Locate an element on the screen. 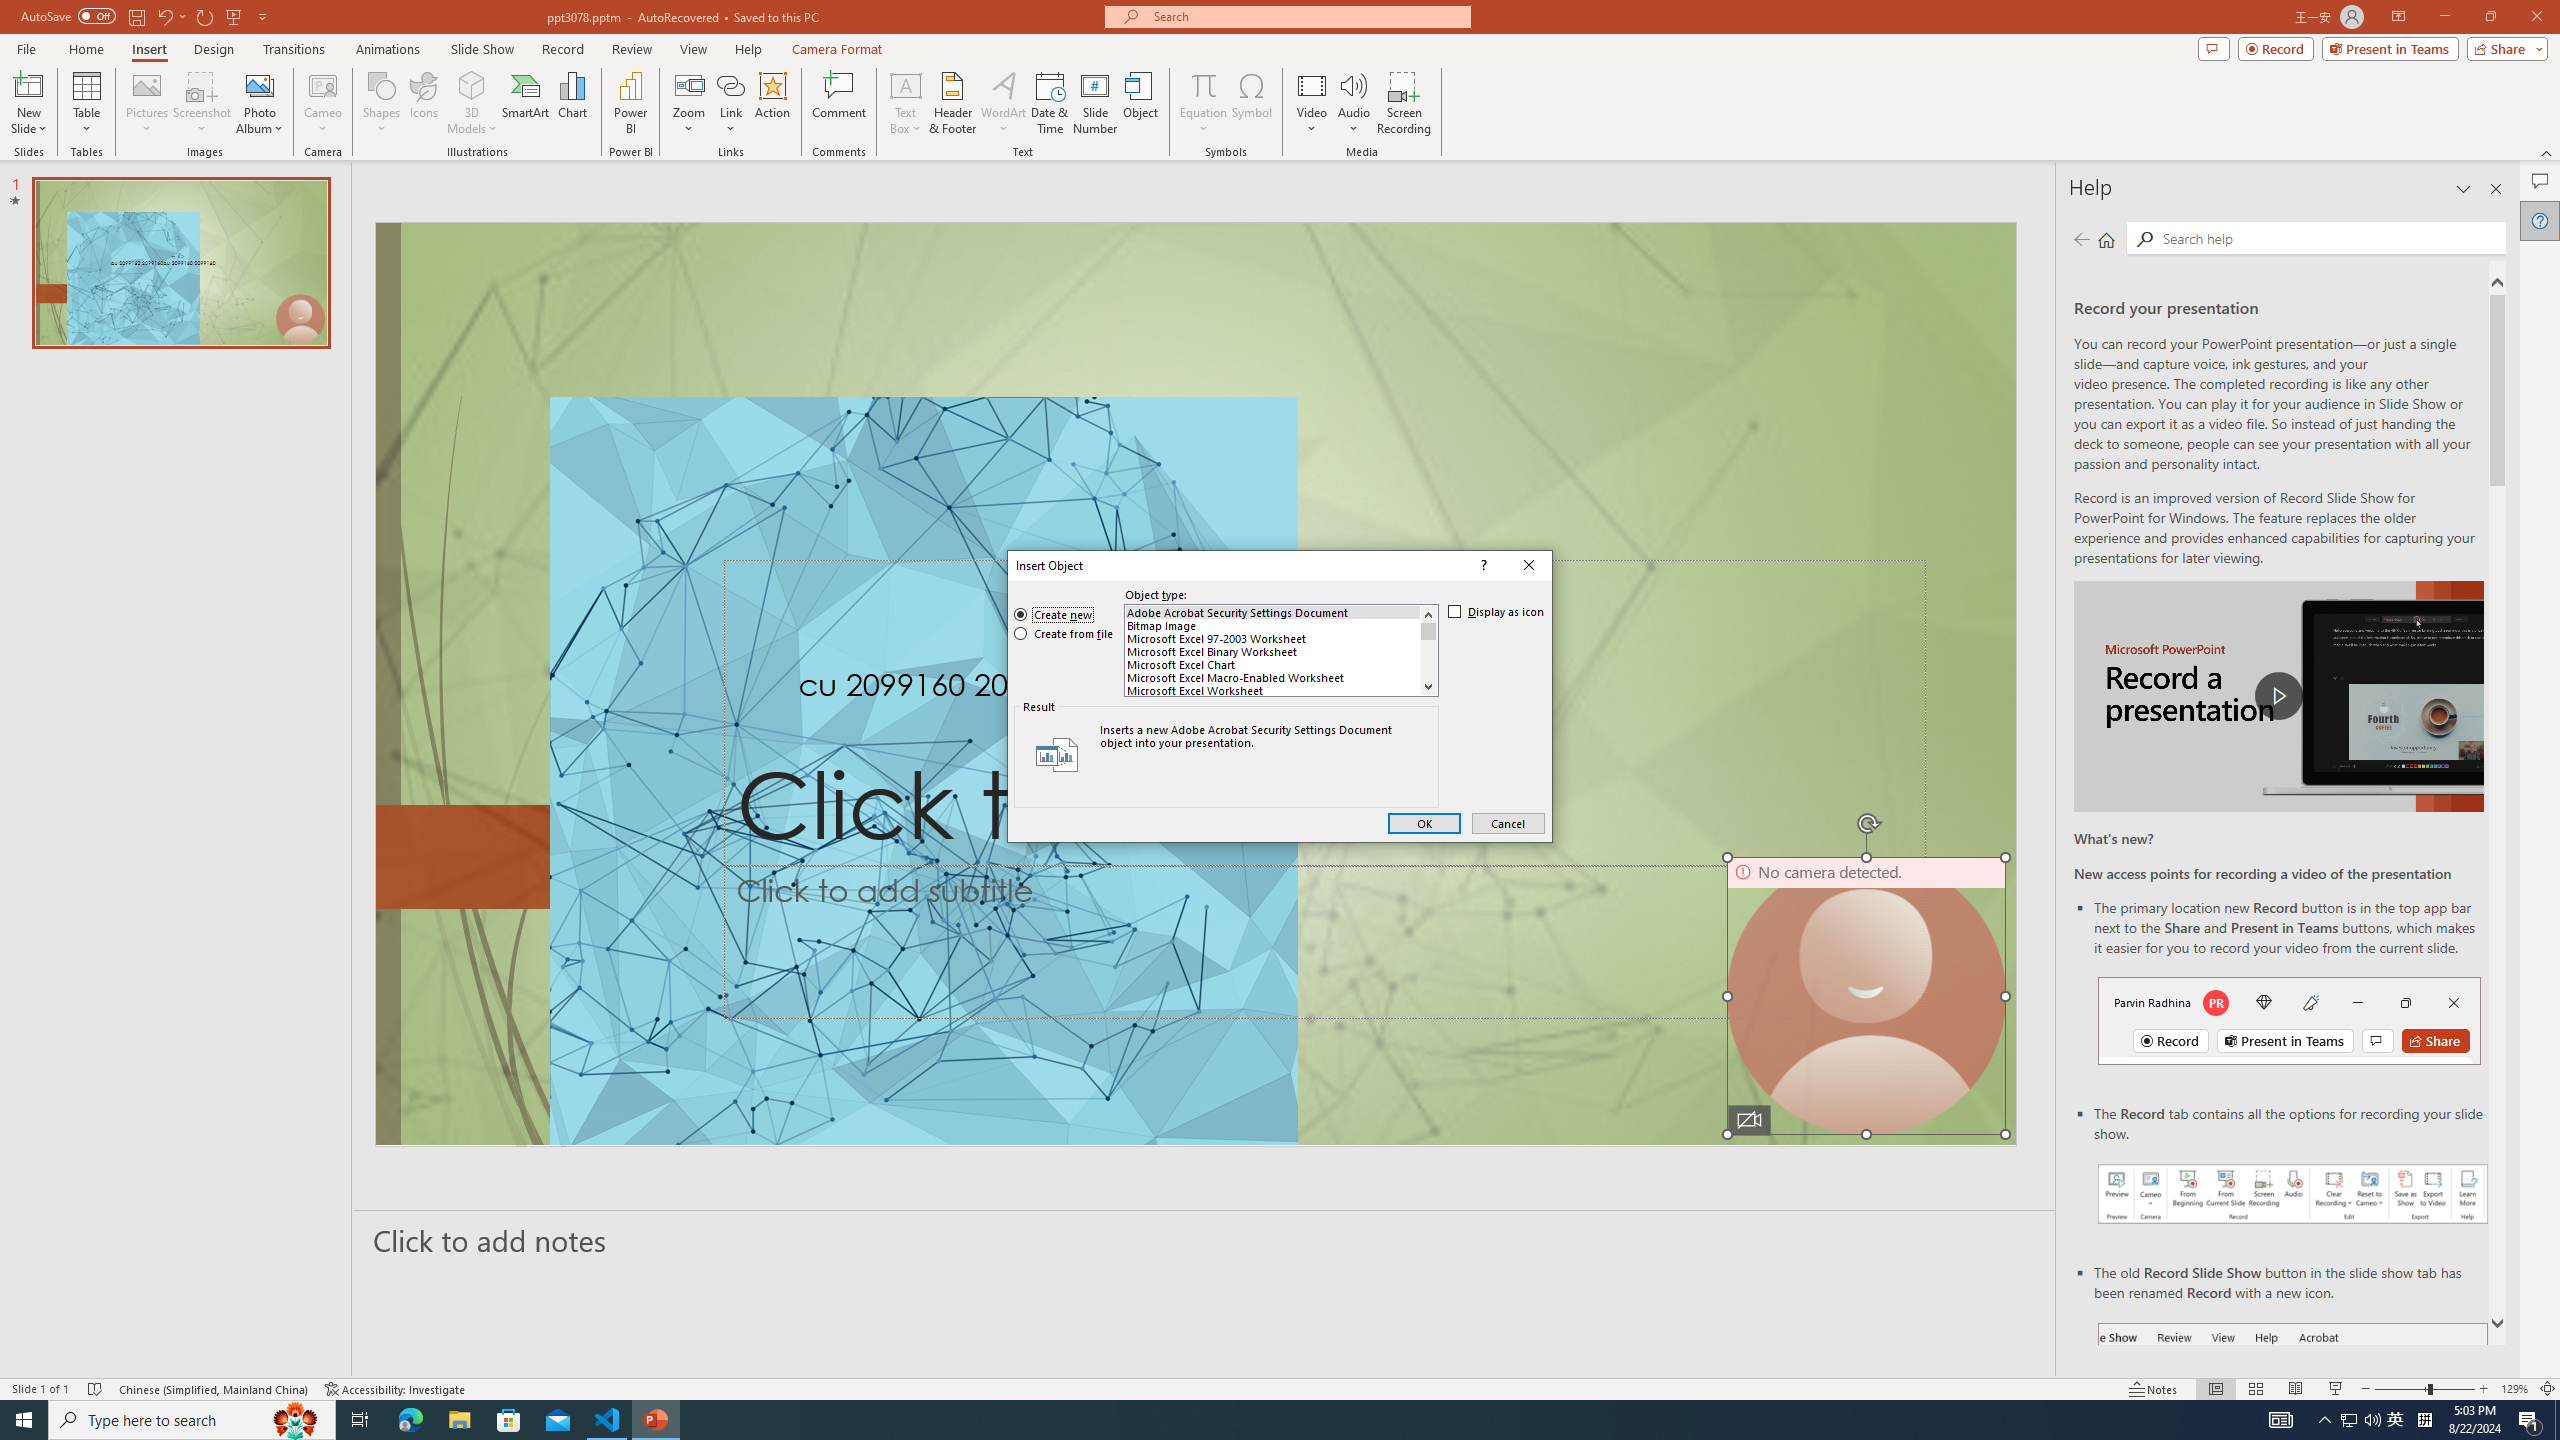 This screenshot has height=1440, width=2560. 'Symbol...' is located at coordinates (1251, 103).